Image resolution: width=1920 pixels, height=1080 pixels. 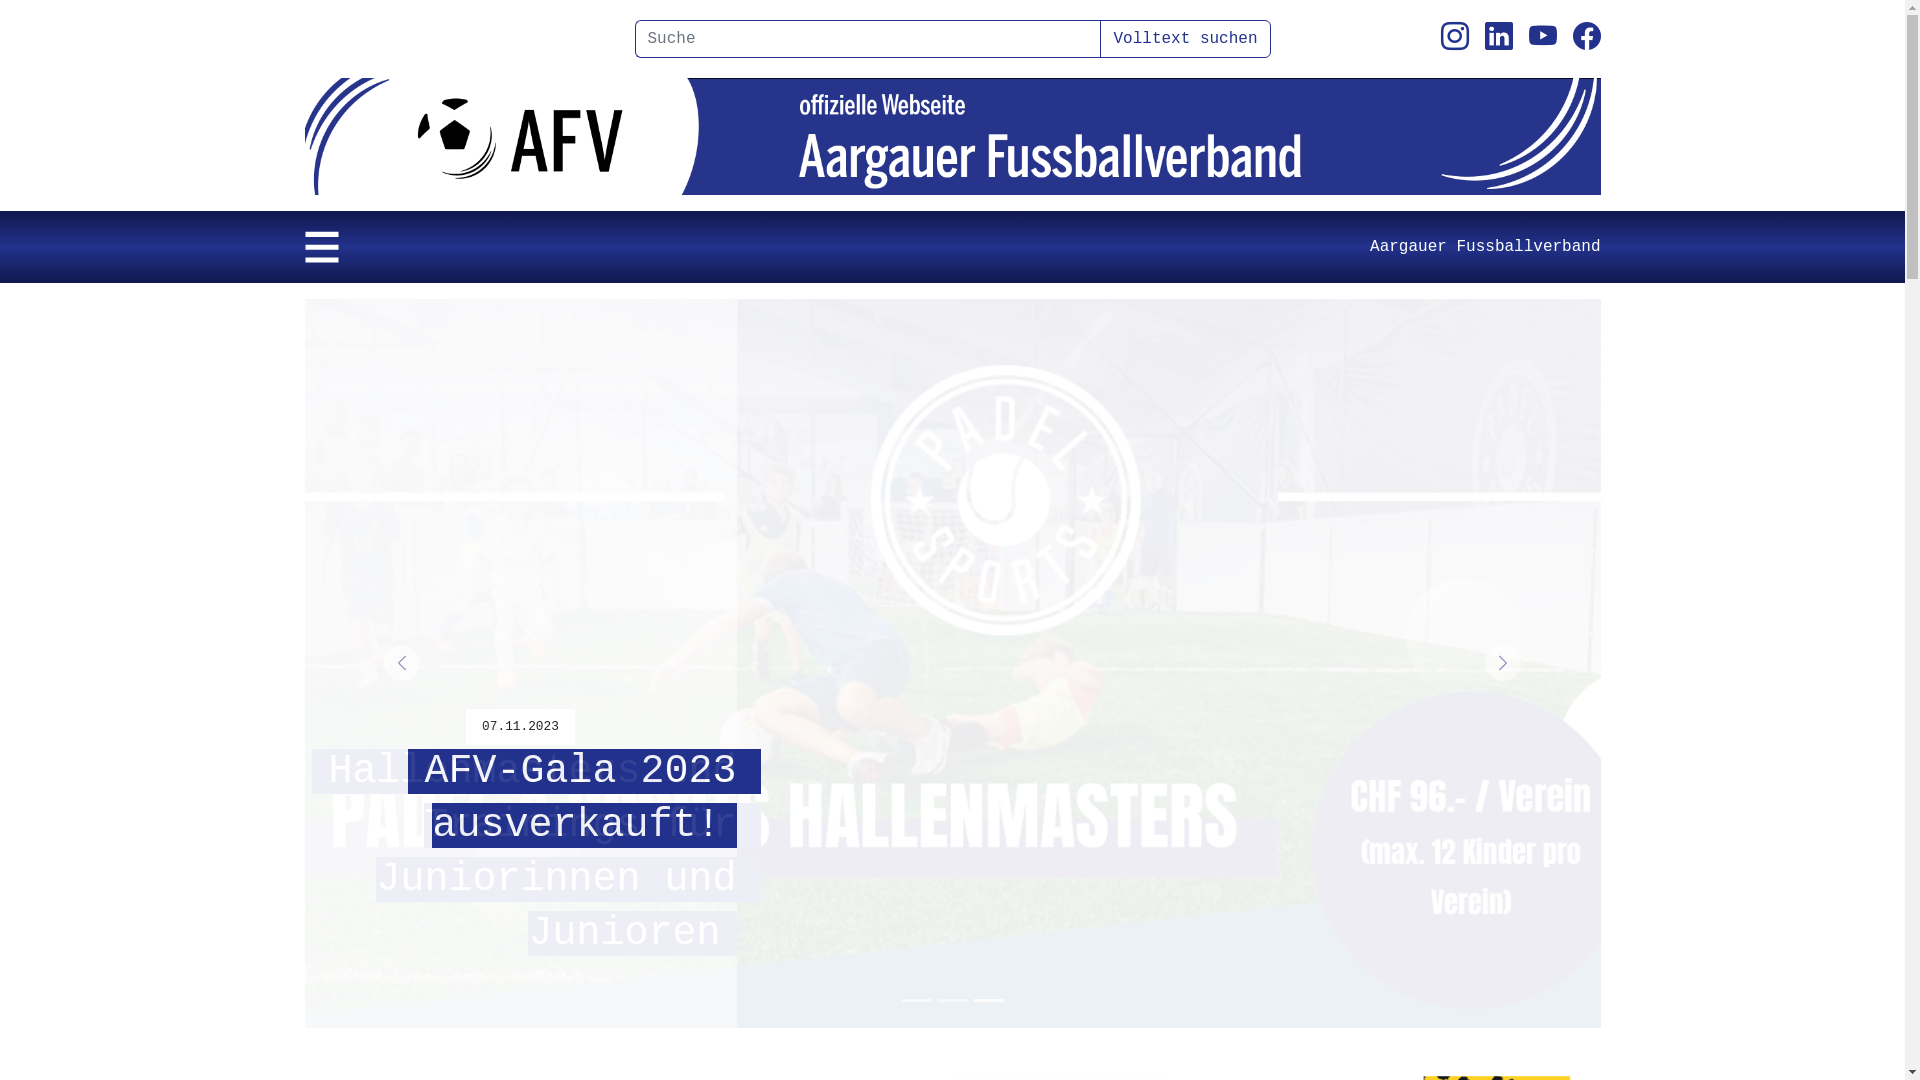 What do you see at coordinates (400, 663) in the screenshot?
I see `'Previous'` at bounding box center [400, 663].